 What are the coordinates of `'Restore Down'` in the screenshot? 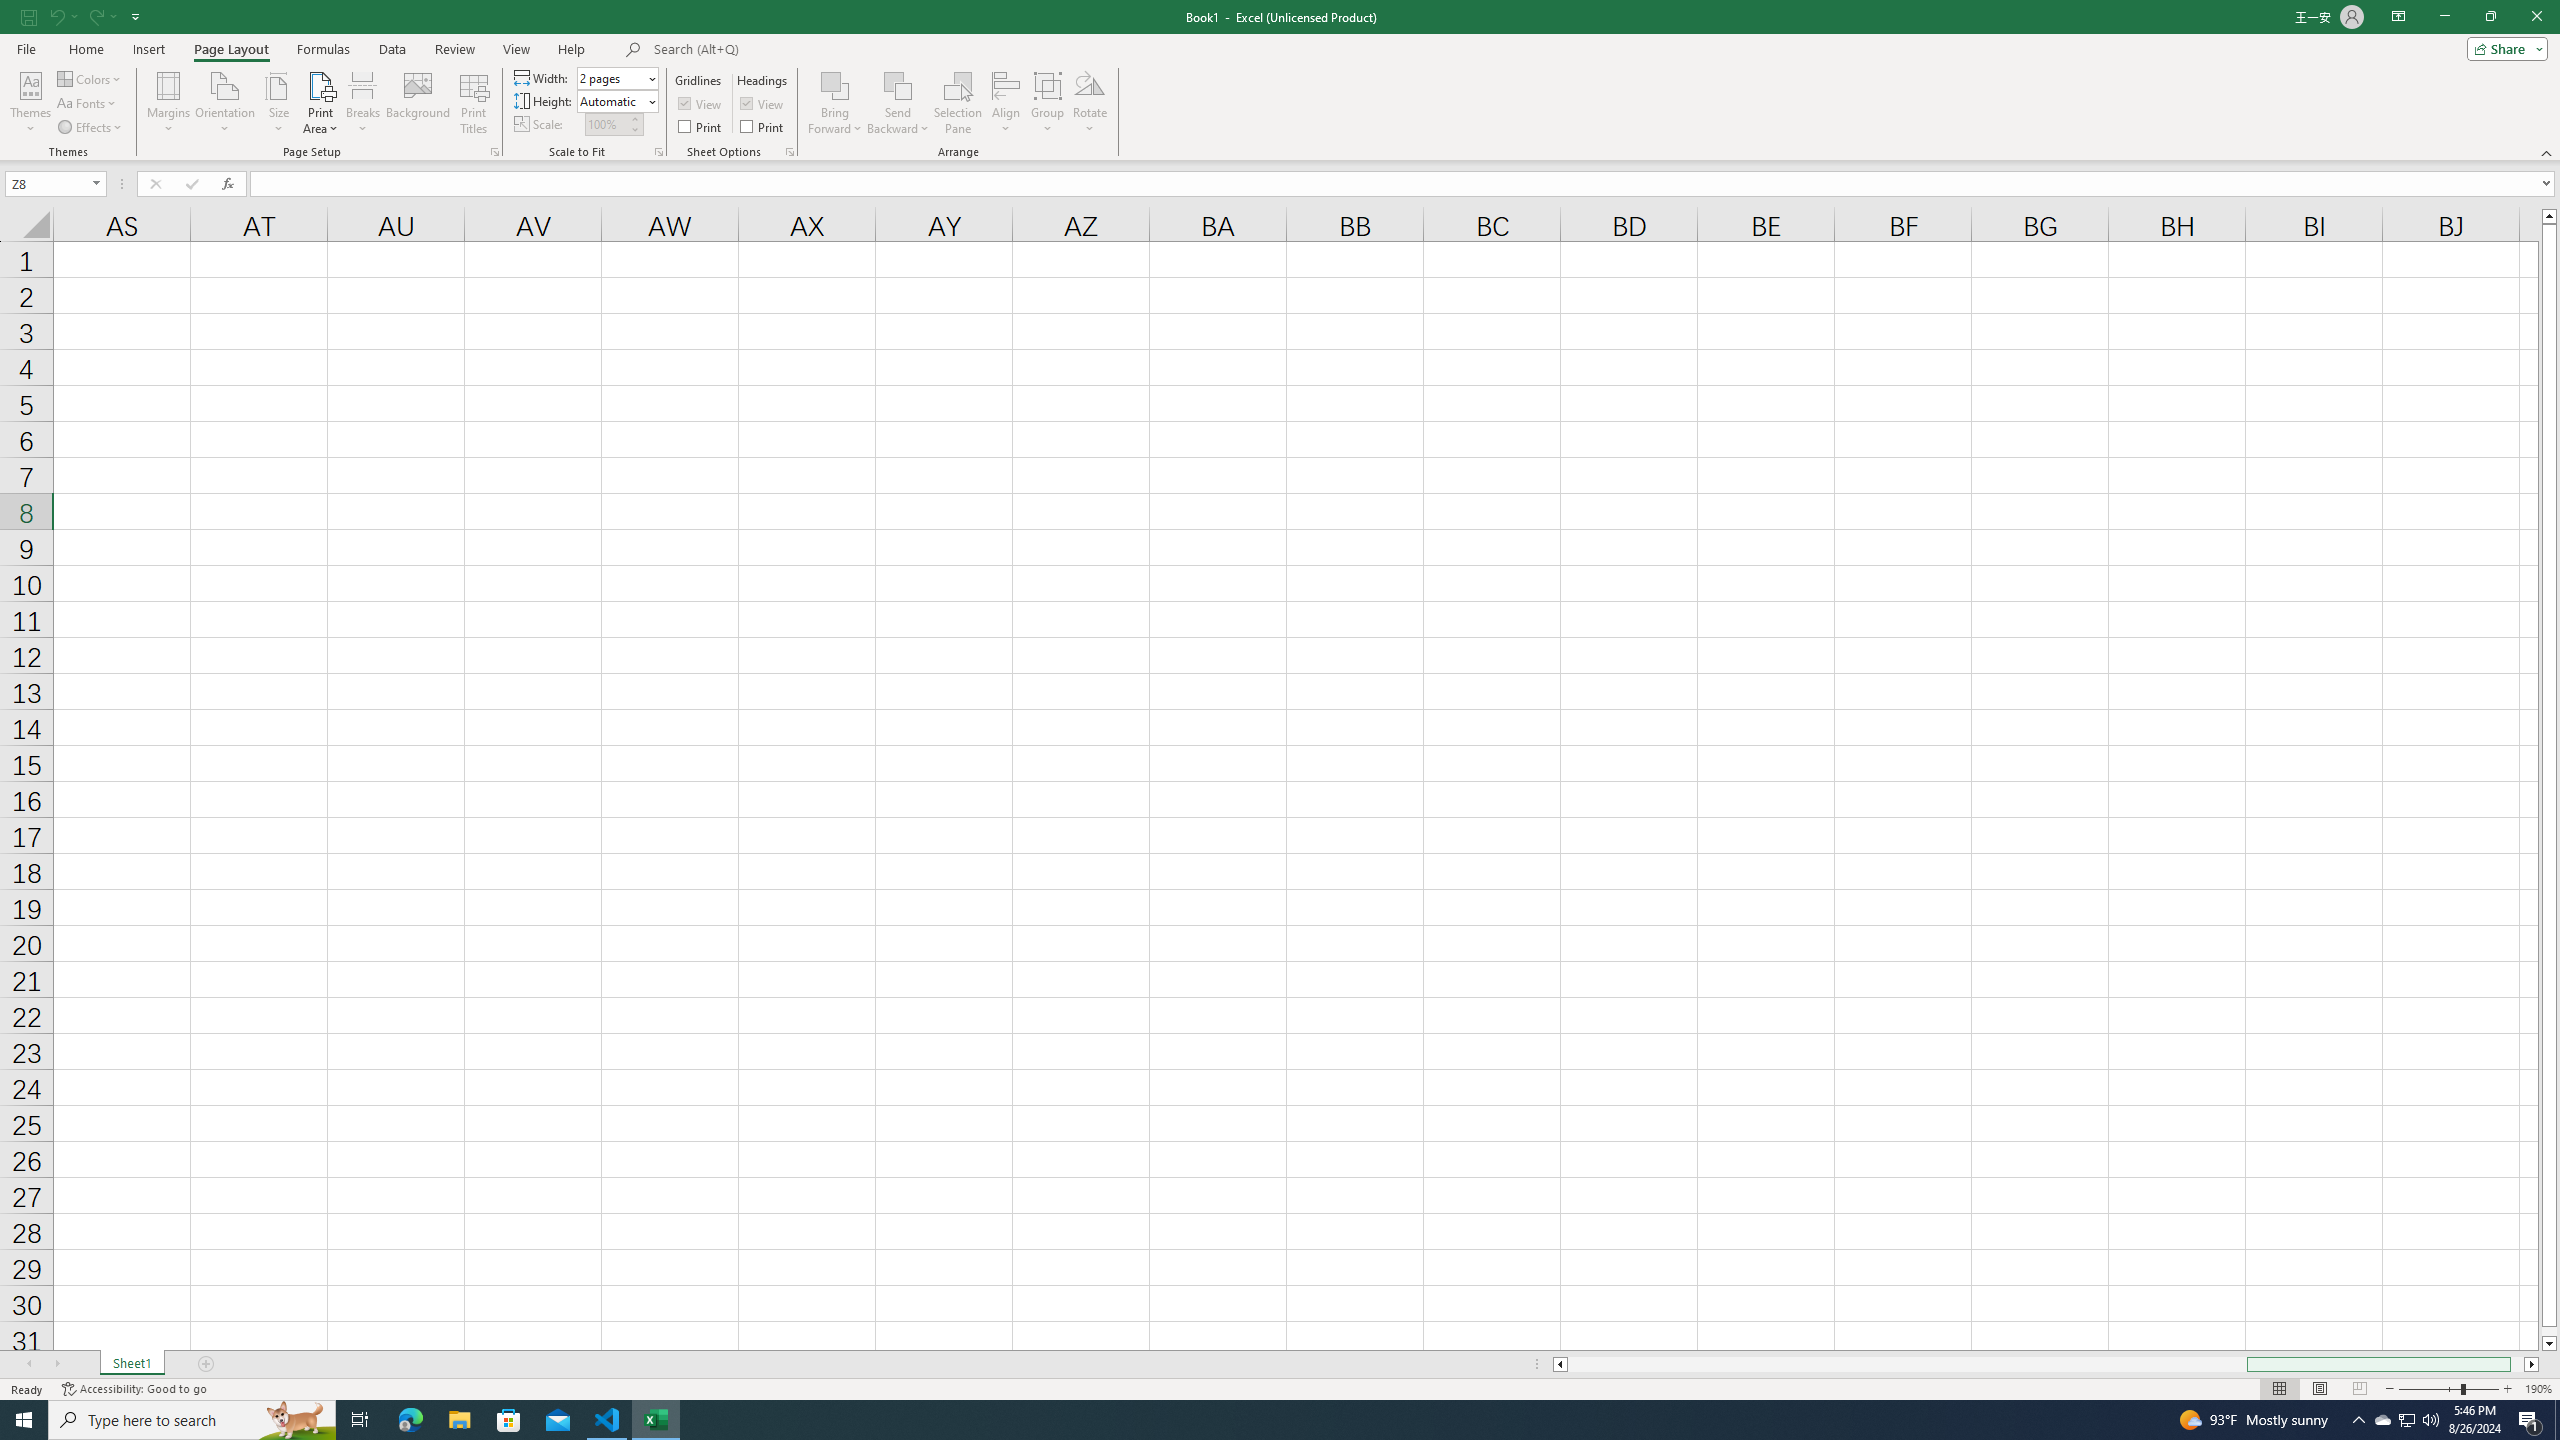 It's located at (2490, 16).